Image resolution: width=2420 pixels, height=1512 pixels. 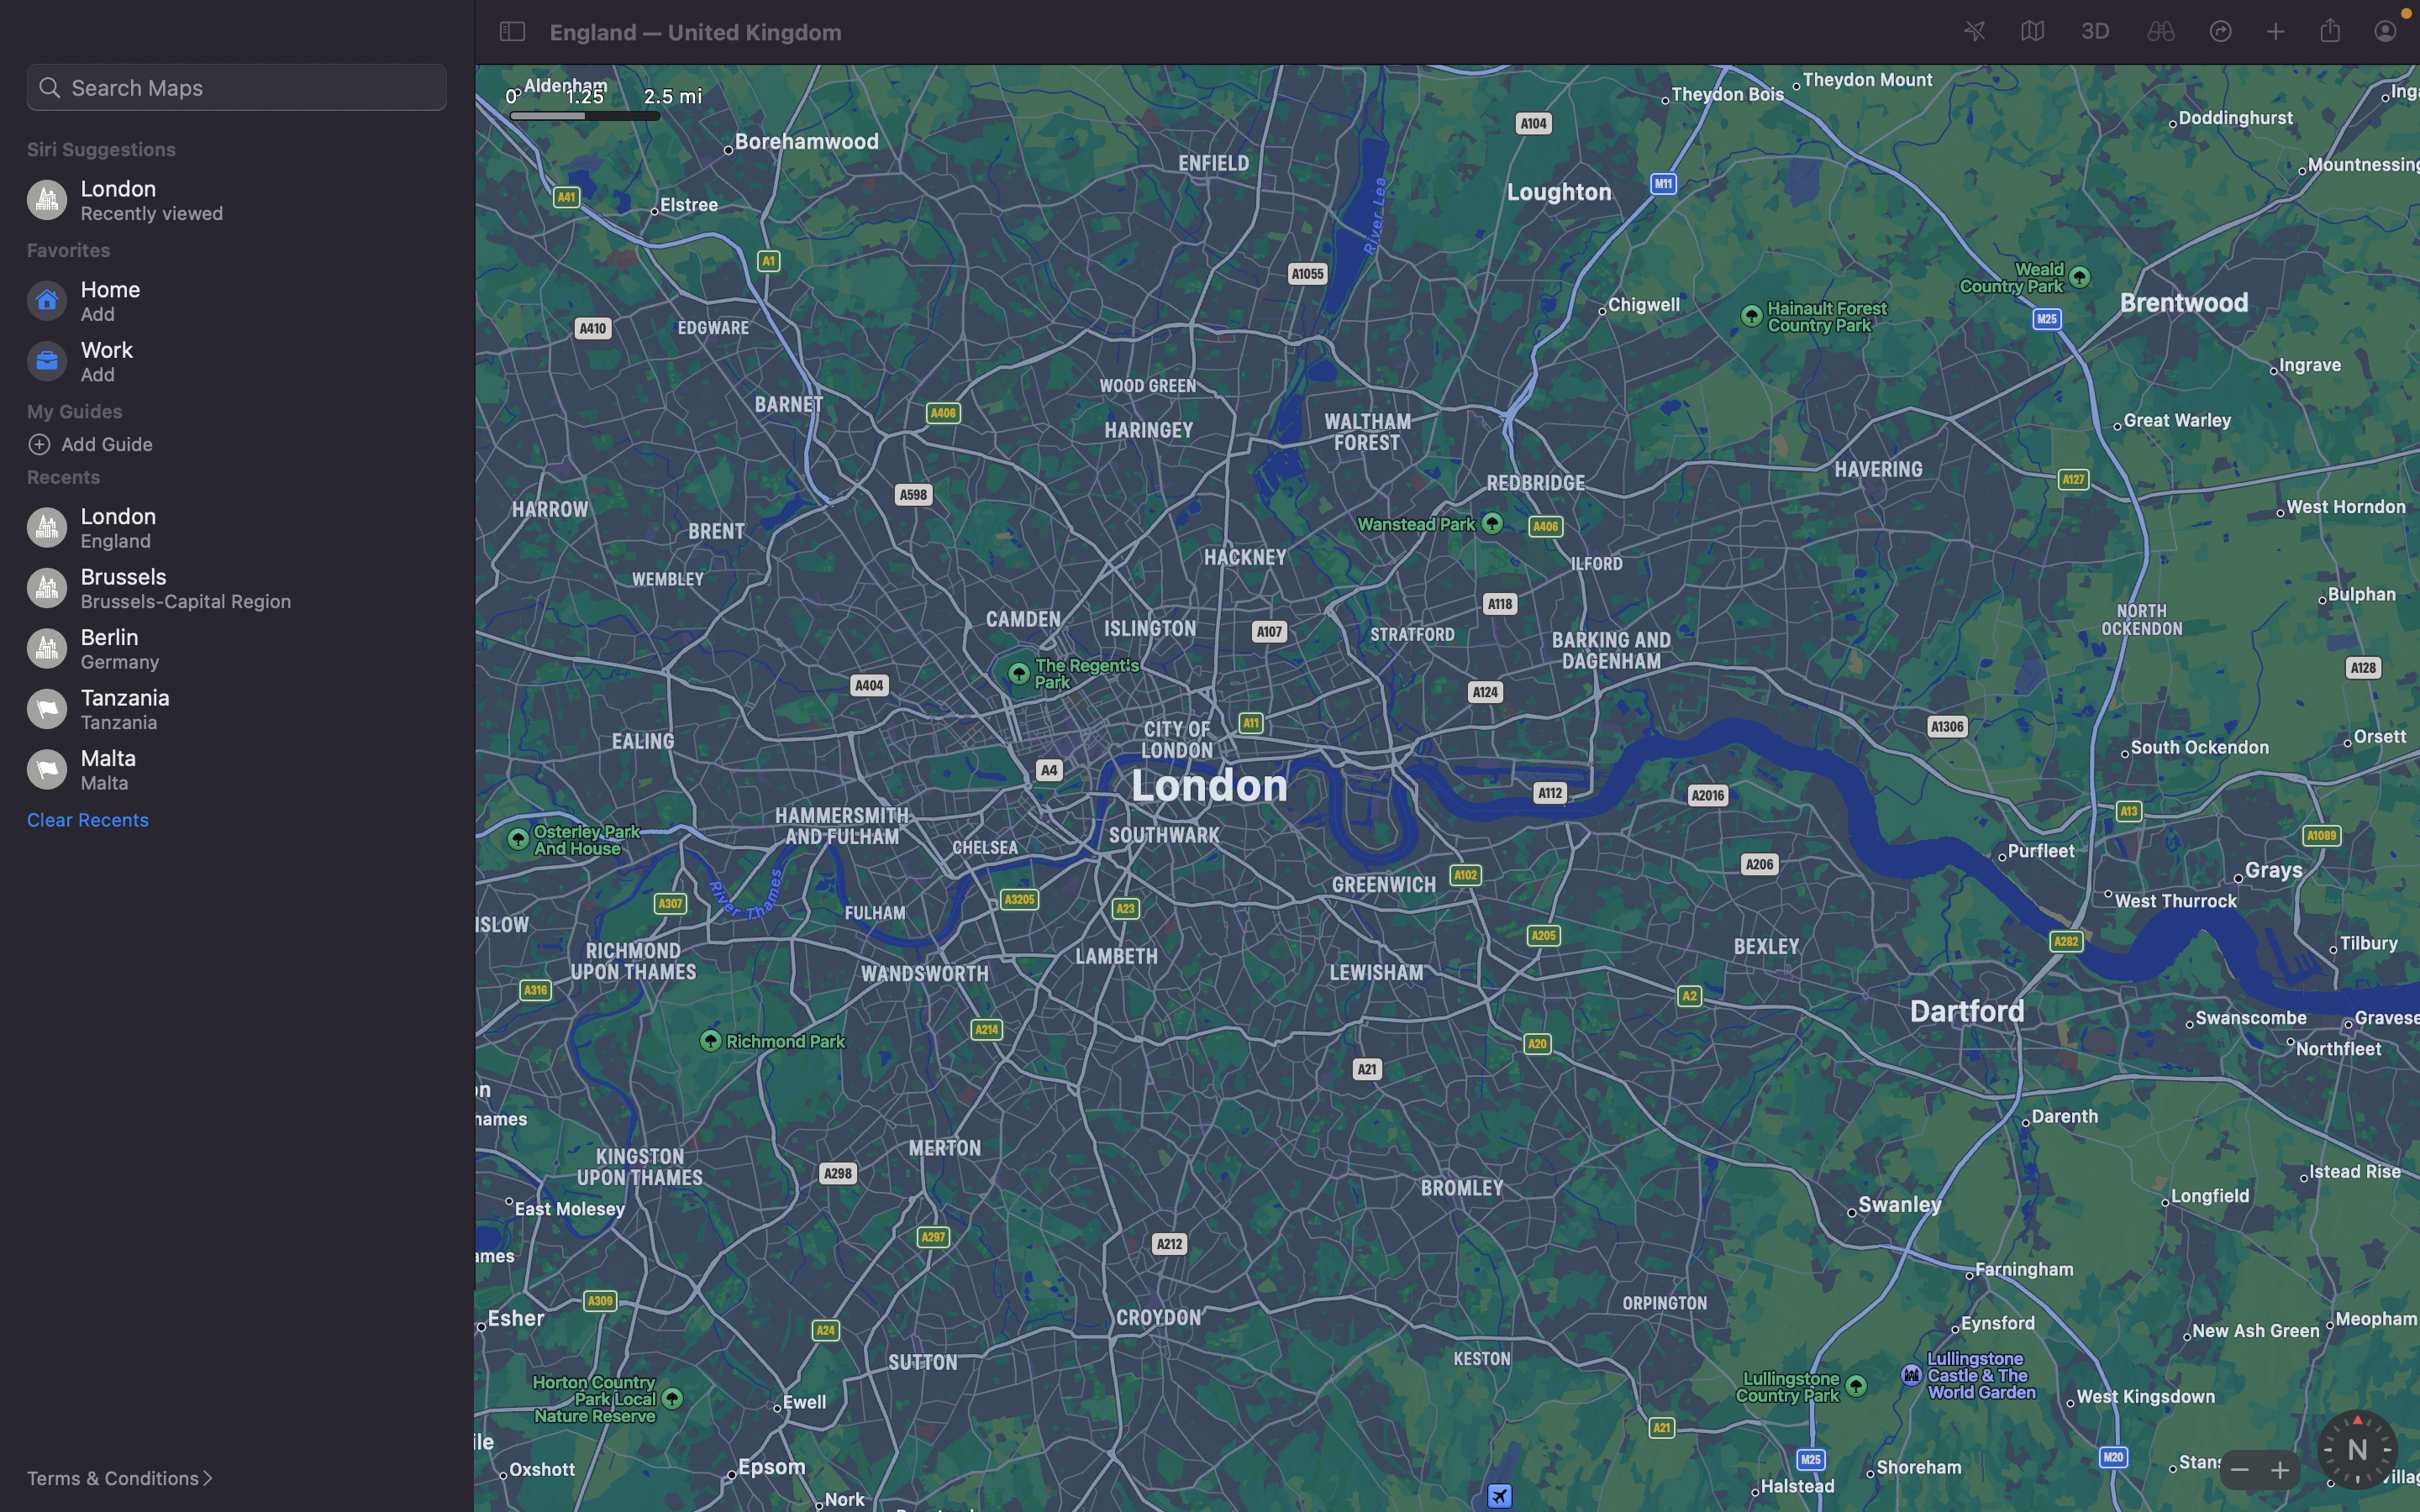 I want to click on Share the current map location, so click(x=2333, y=28).